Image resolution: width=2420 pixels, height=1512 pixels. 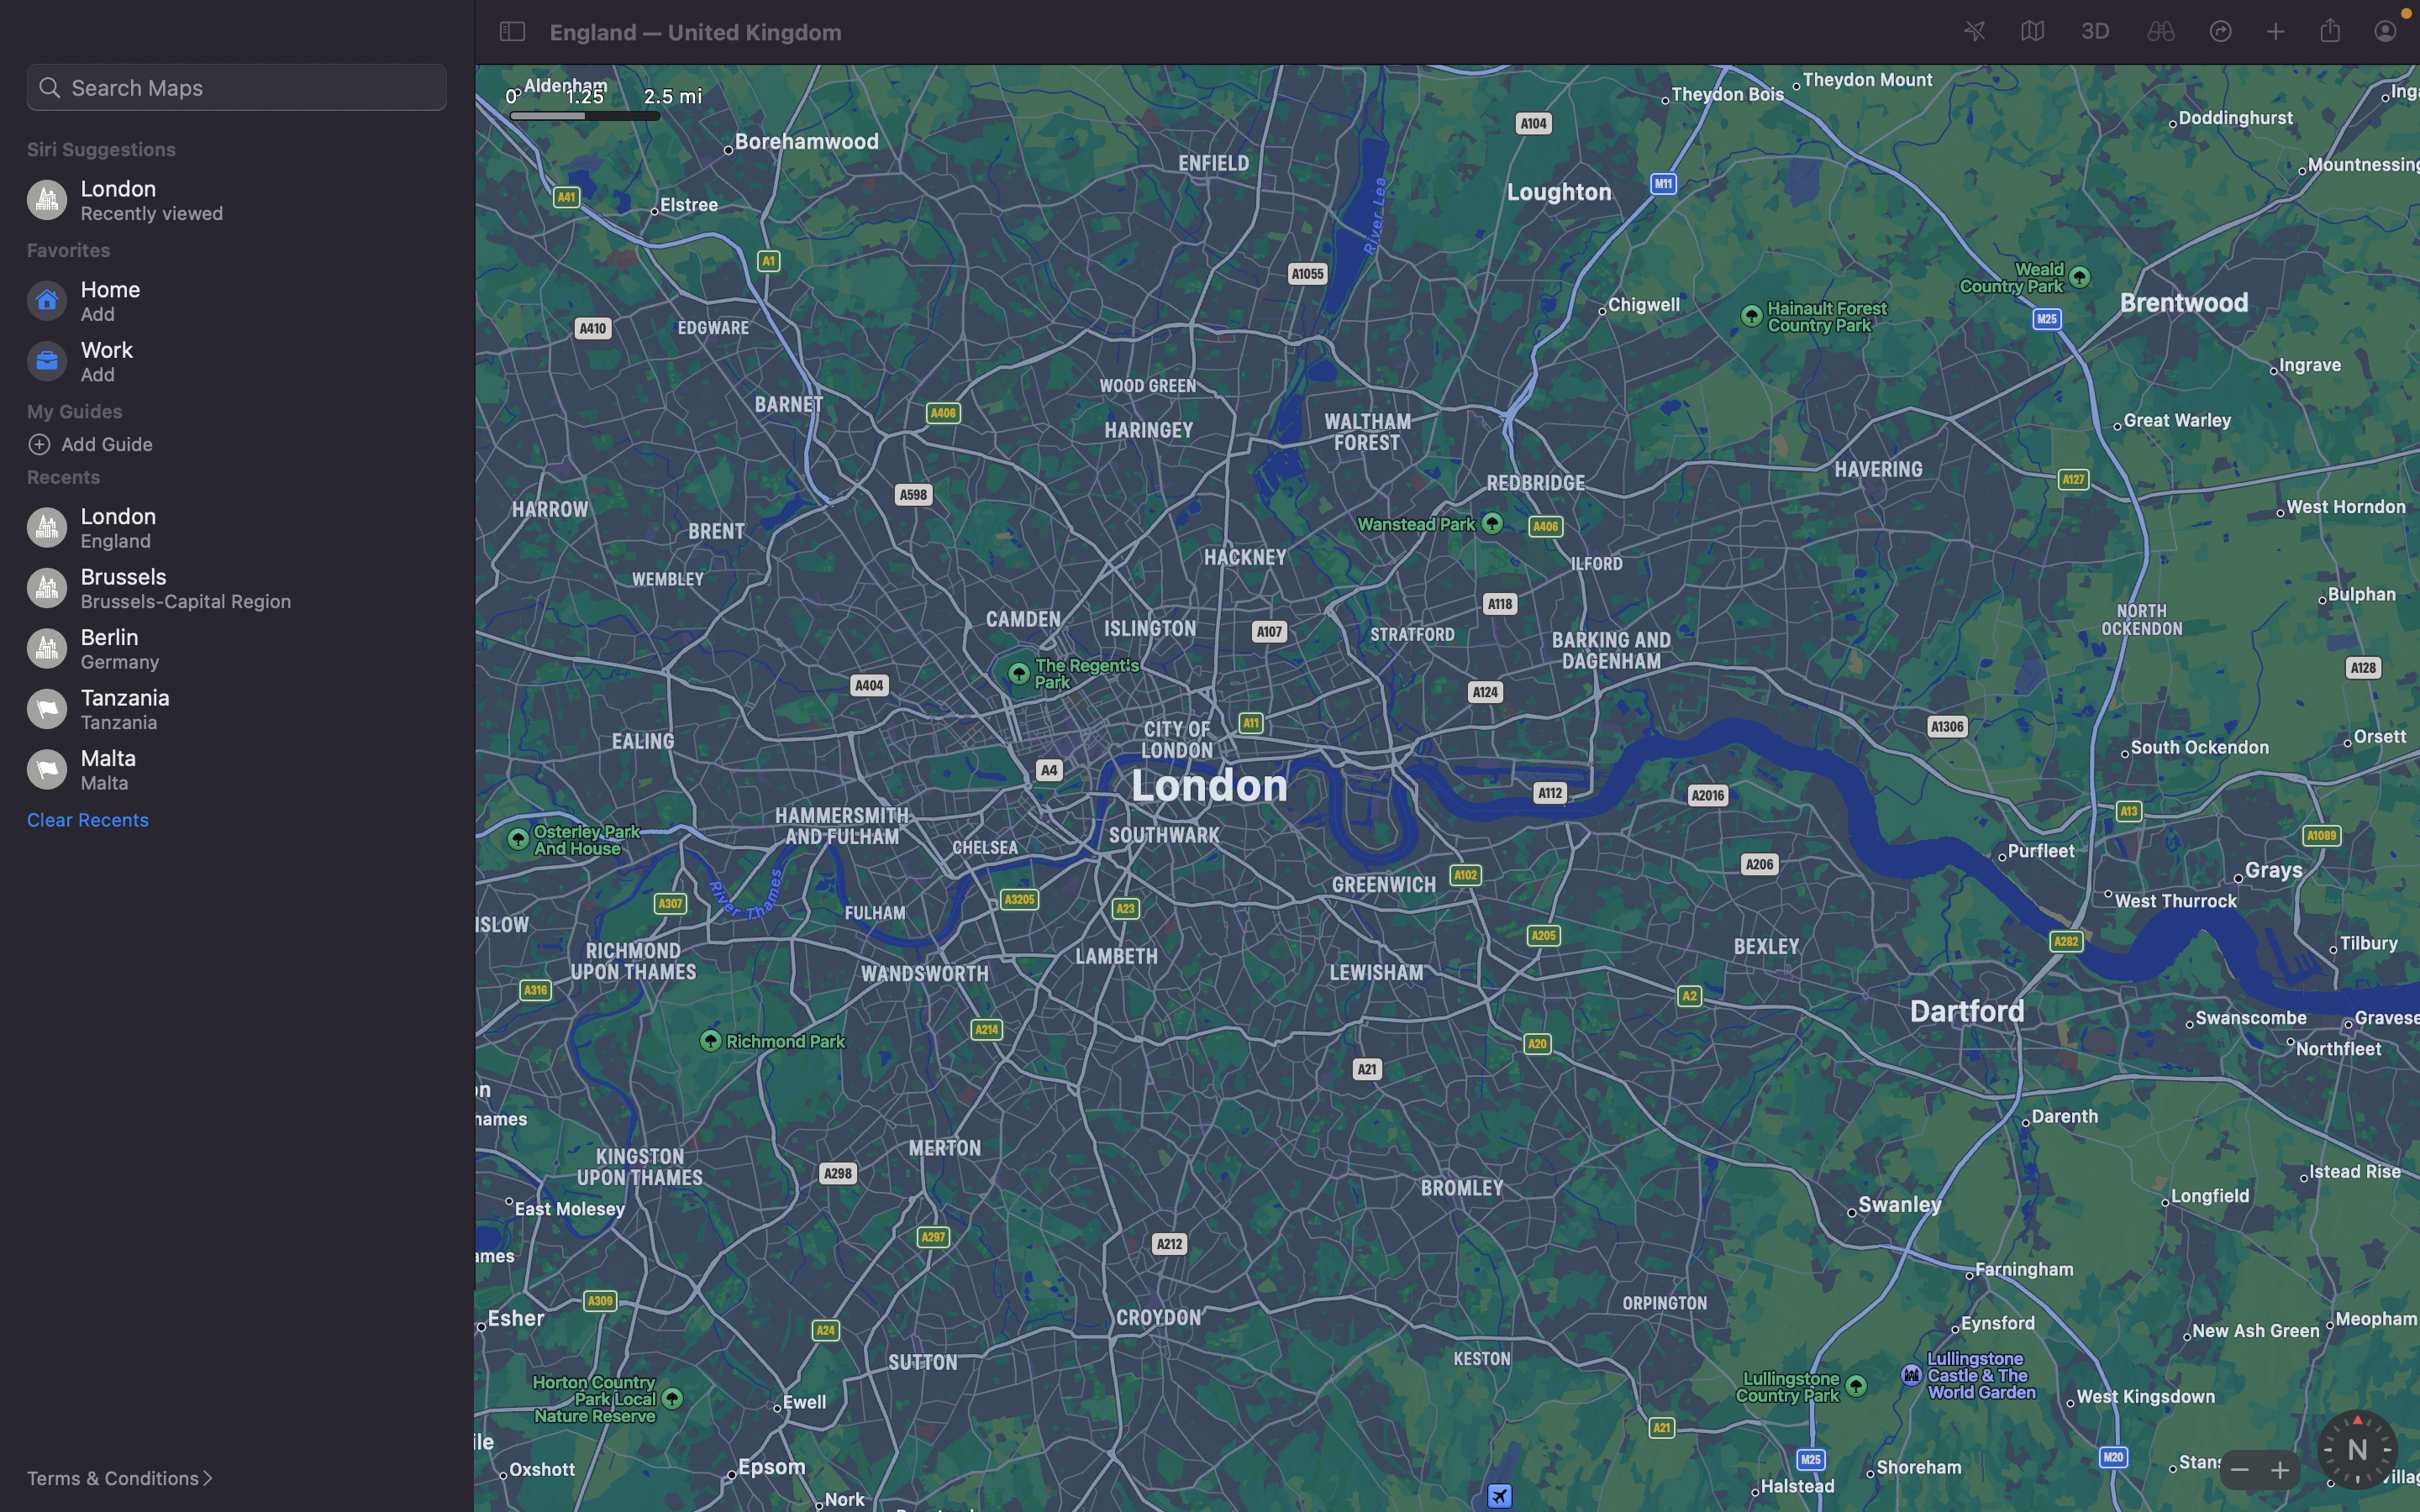 I want to click on Share the current map location, so click(x=2333, y=28).